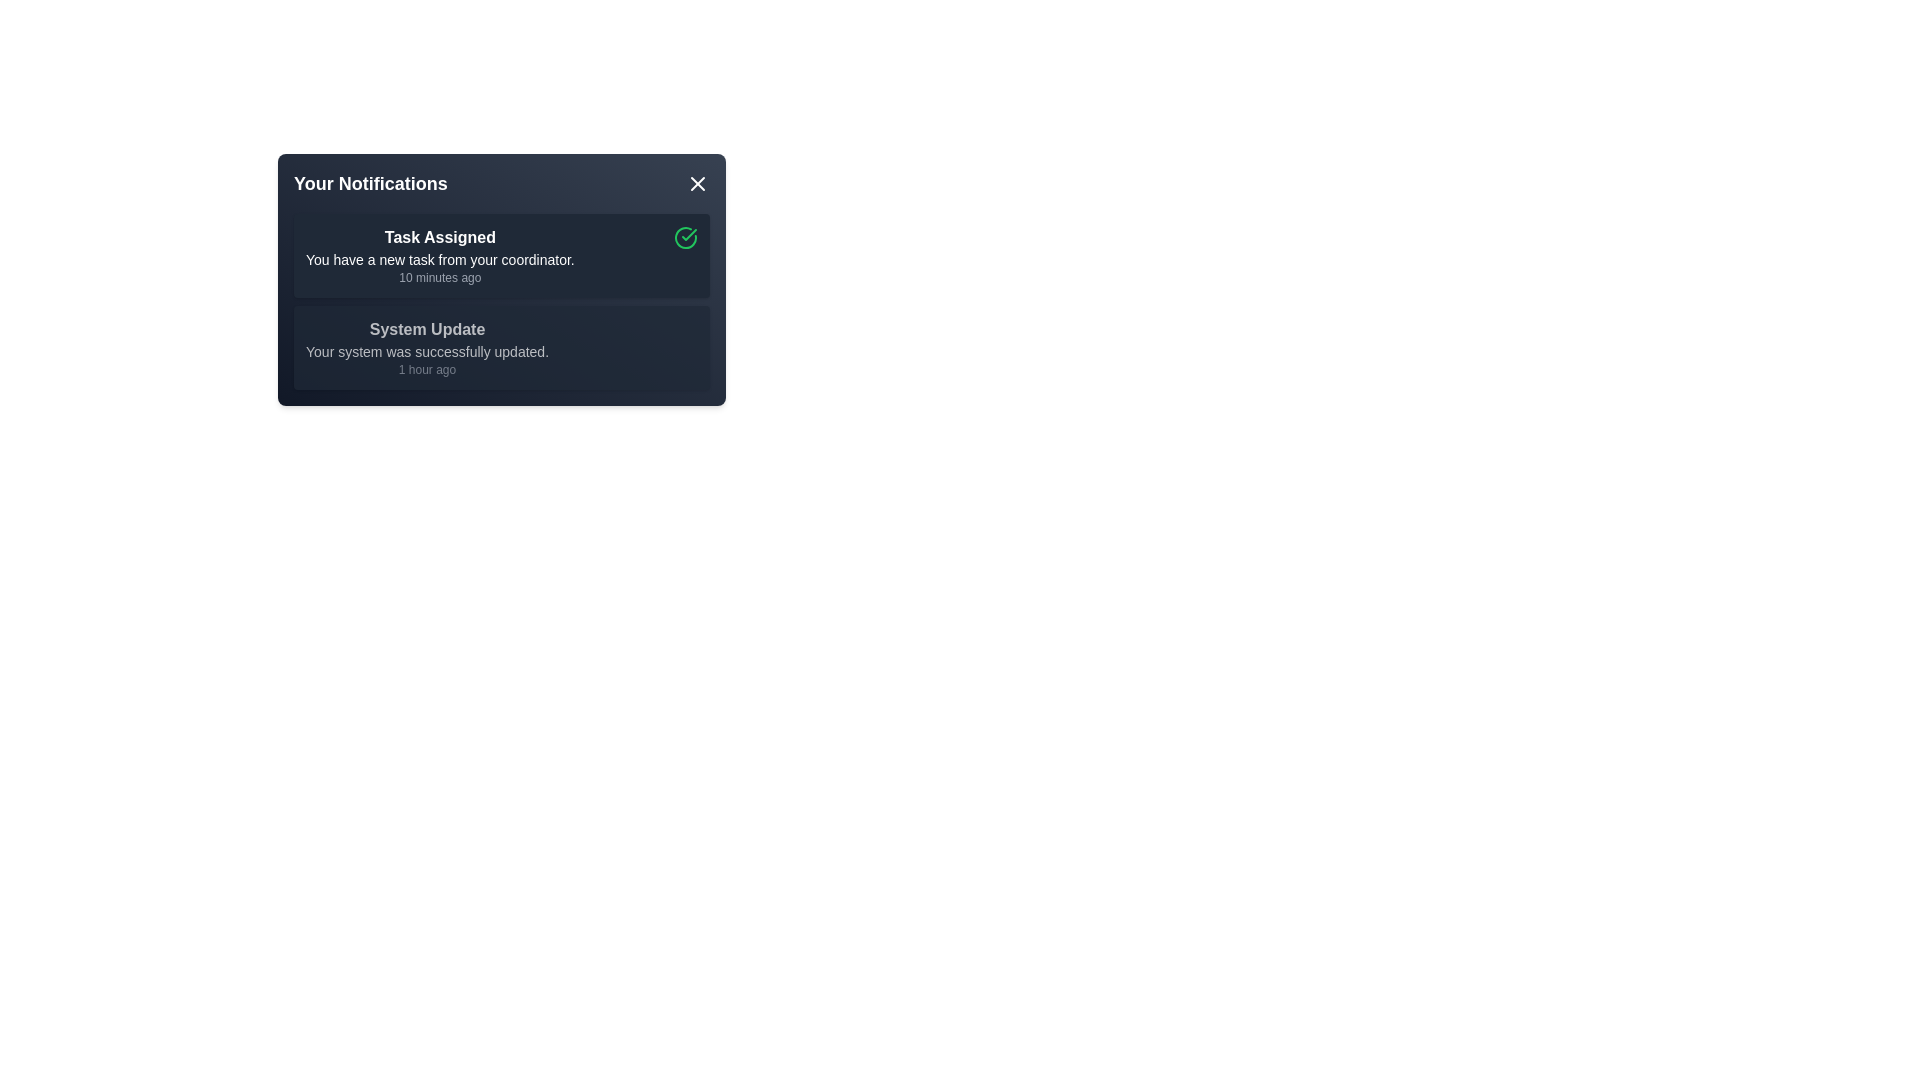 The height and width of the screenshot is (1080, 1920). I want to click on the text label that says 'You have a new task from your coordinator.' located below the 'Task Assigned' label in the notification panel, so click(439, 258).